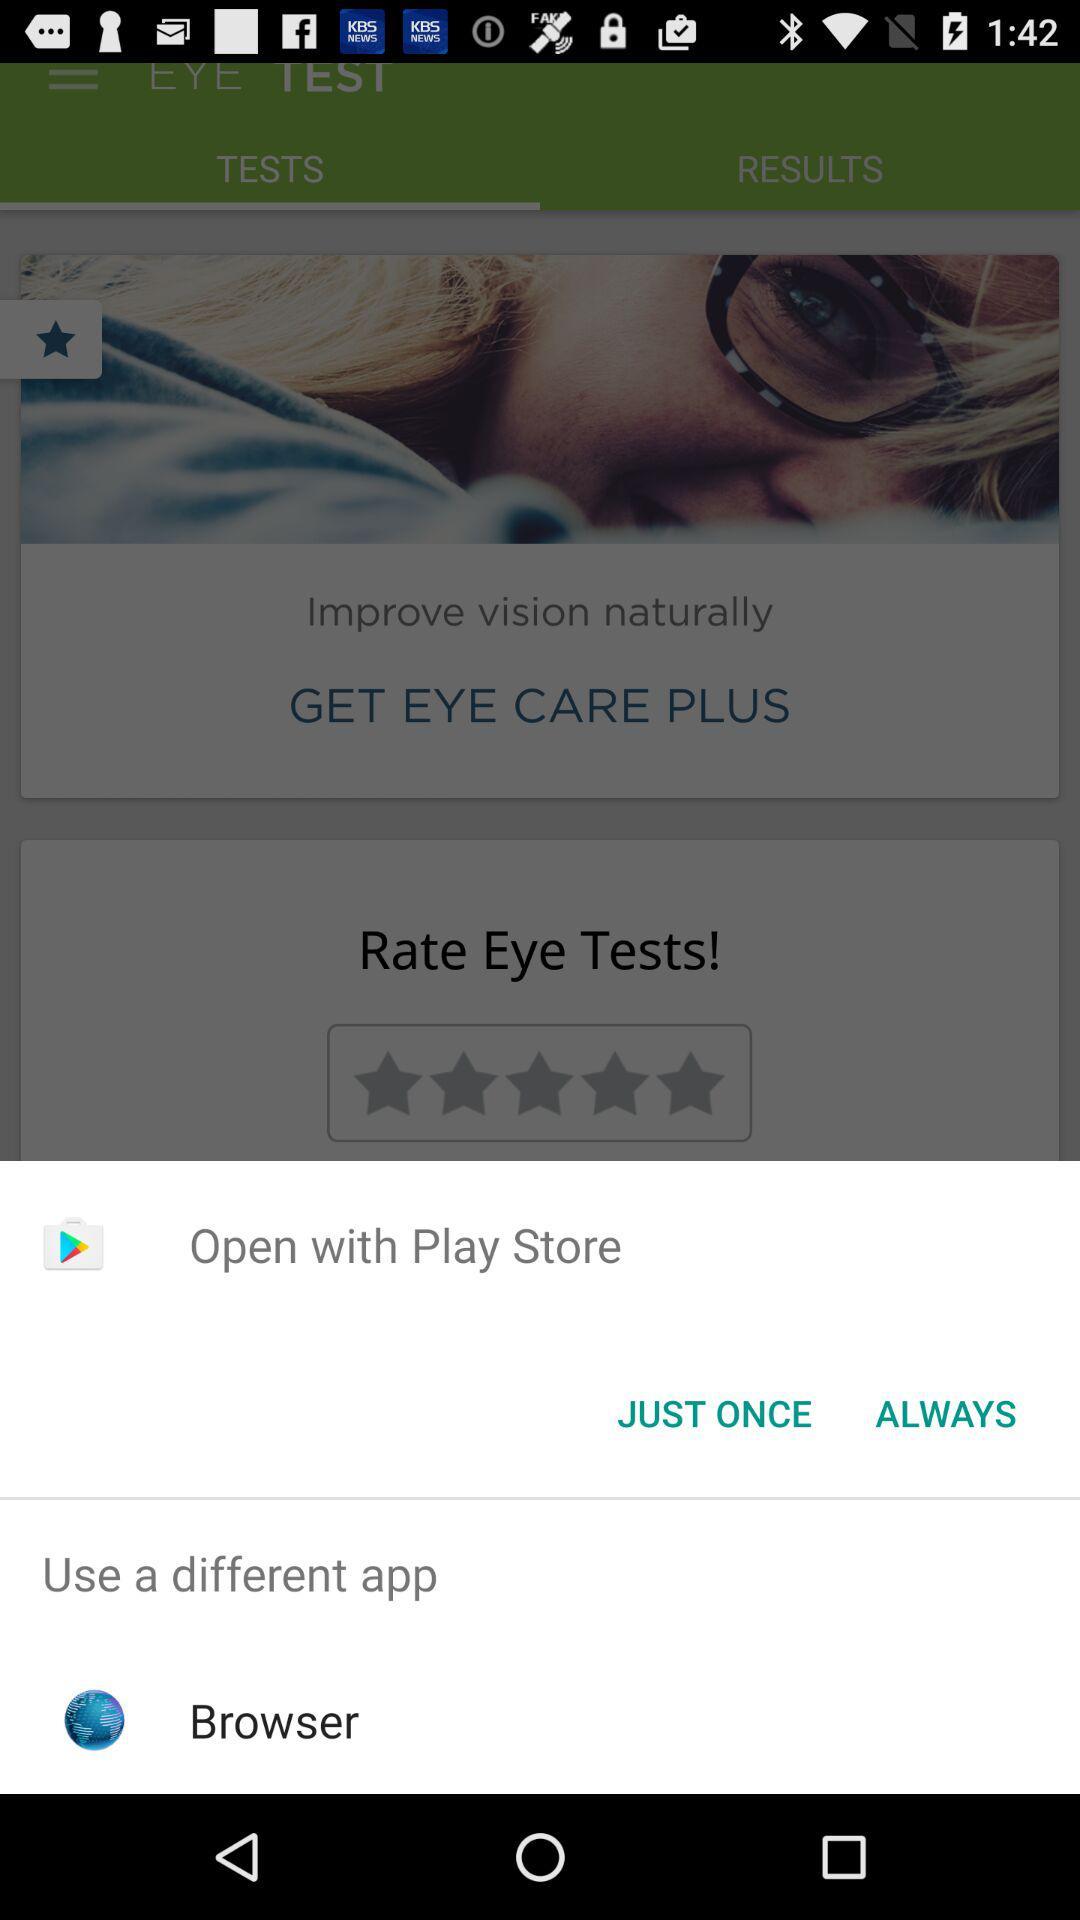 This screenshot has width=1080, height=1920. What do you see at coordinates (945, 1411) in the screenshot?
I see `the always item` at bounding box center [945, 1411].